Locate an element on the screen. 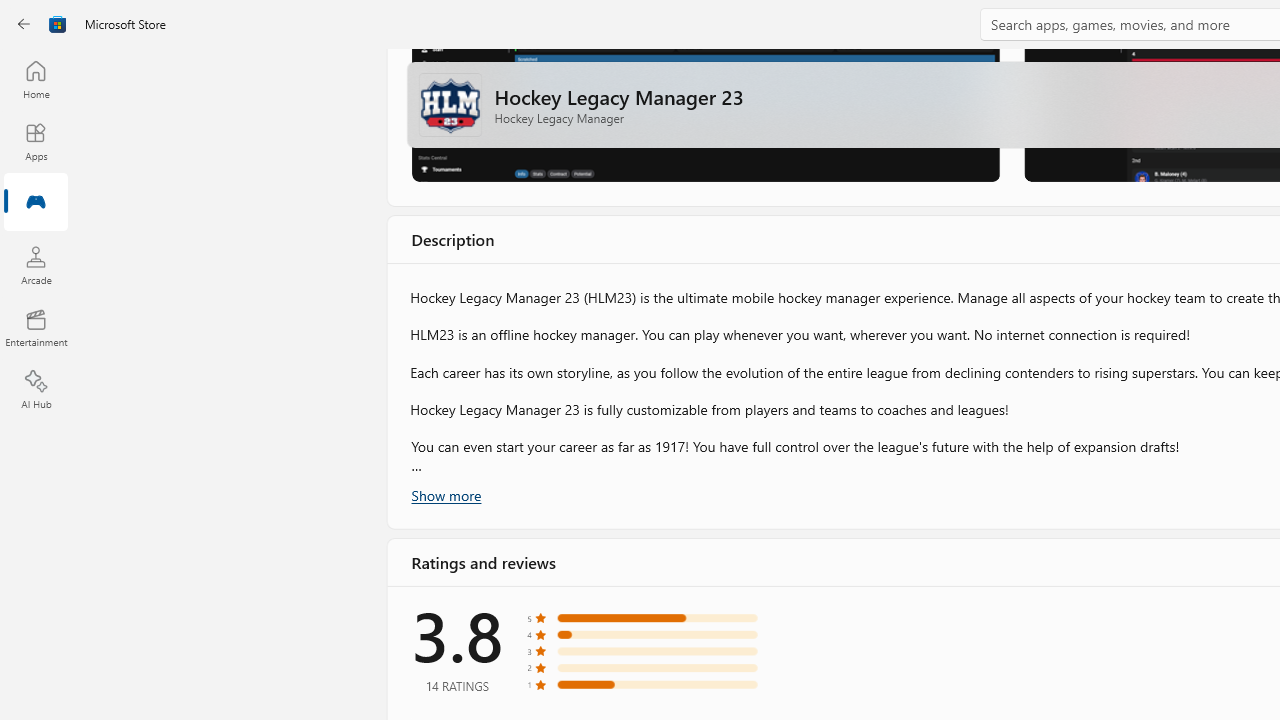  'Arcade' is located at coordinates (35, 264).